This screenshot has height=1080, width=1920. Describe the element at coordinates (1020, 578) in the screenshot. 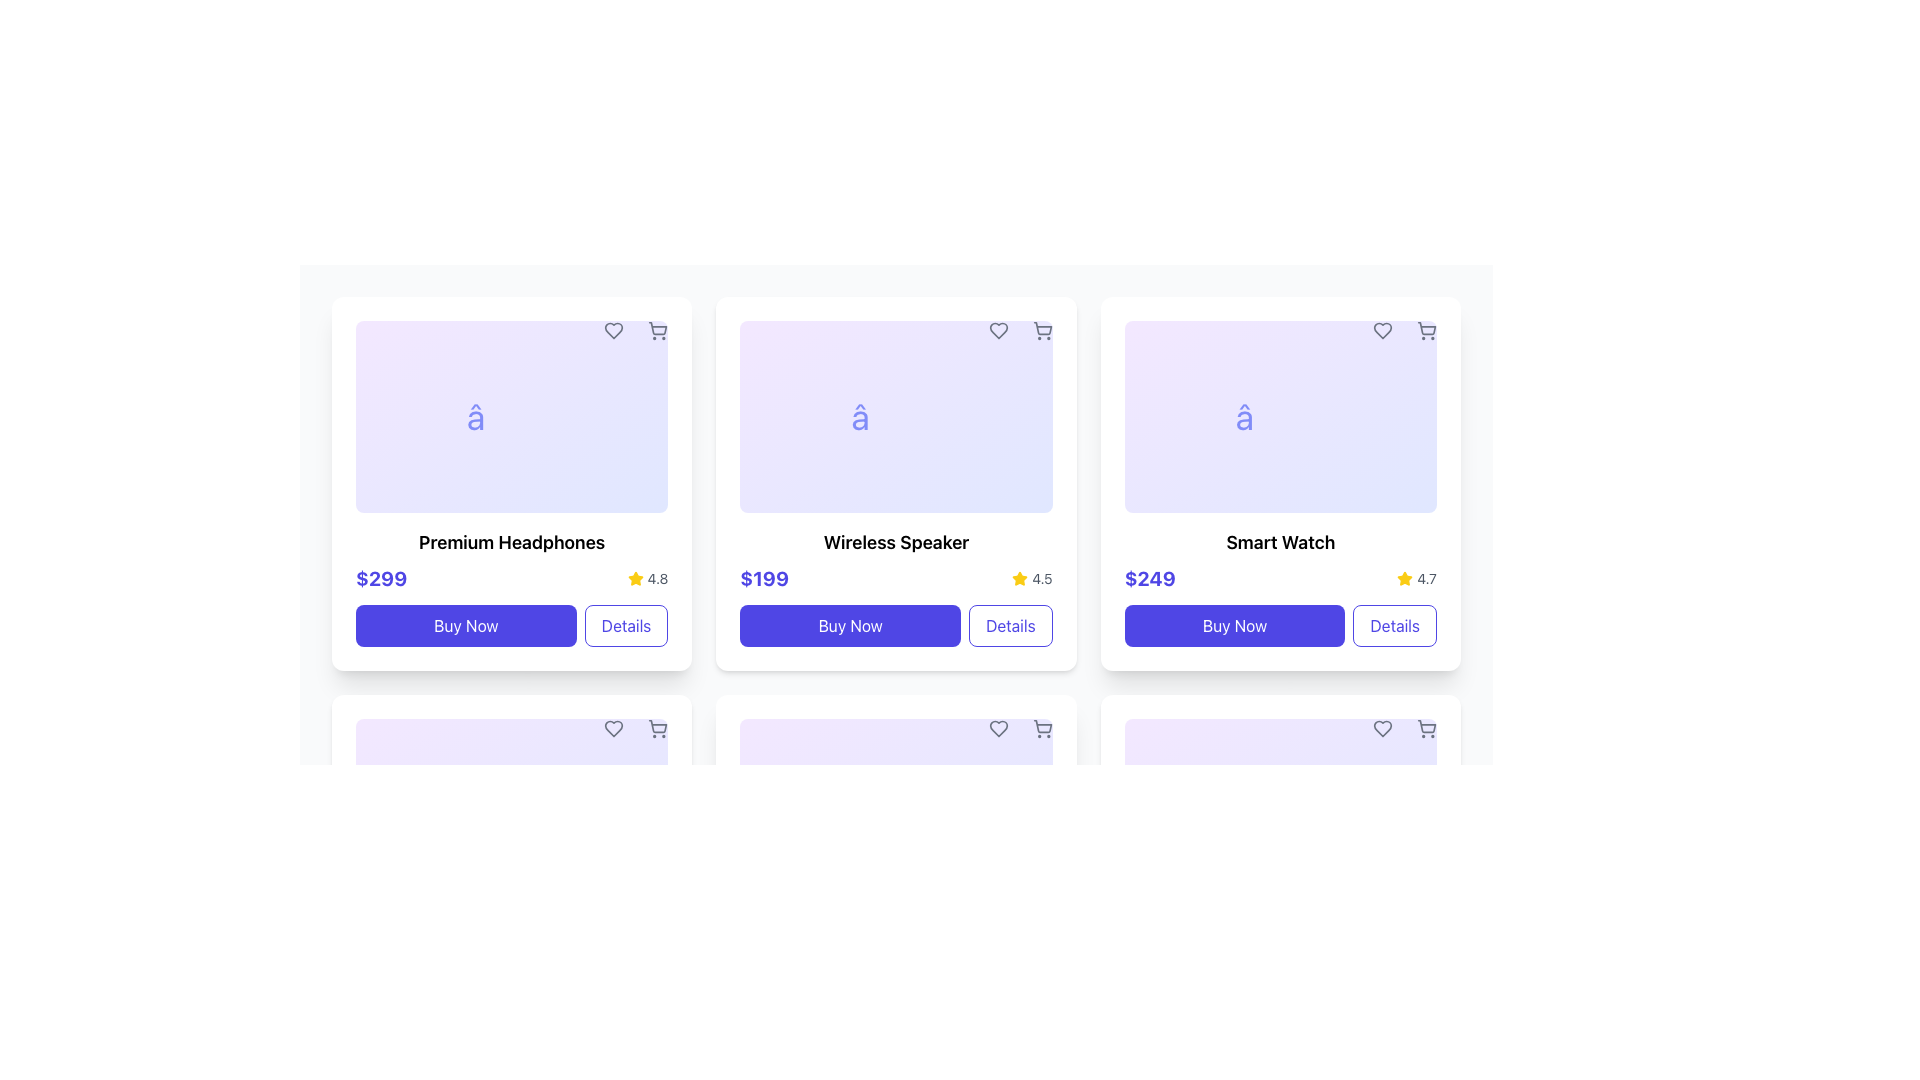

I see `the yellow-filled star icon in the second product card titled 'Wireless Speaker', which is located to the left of the rating text '4.5'` at that location.